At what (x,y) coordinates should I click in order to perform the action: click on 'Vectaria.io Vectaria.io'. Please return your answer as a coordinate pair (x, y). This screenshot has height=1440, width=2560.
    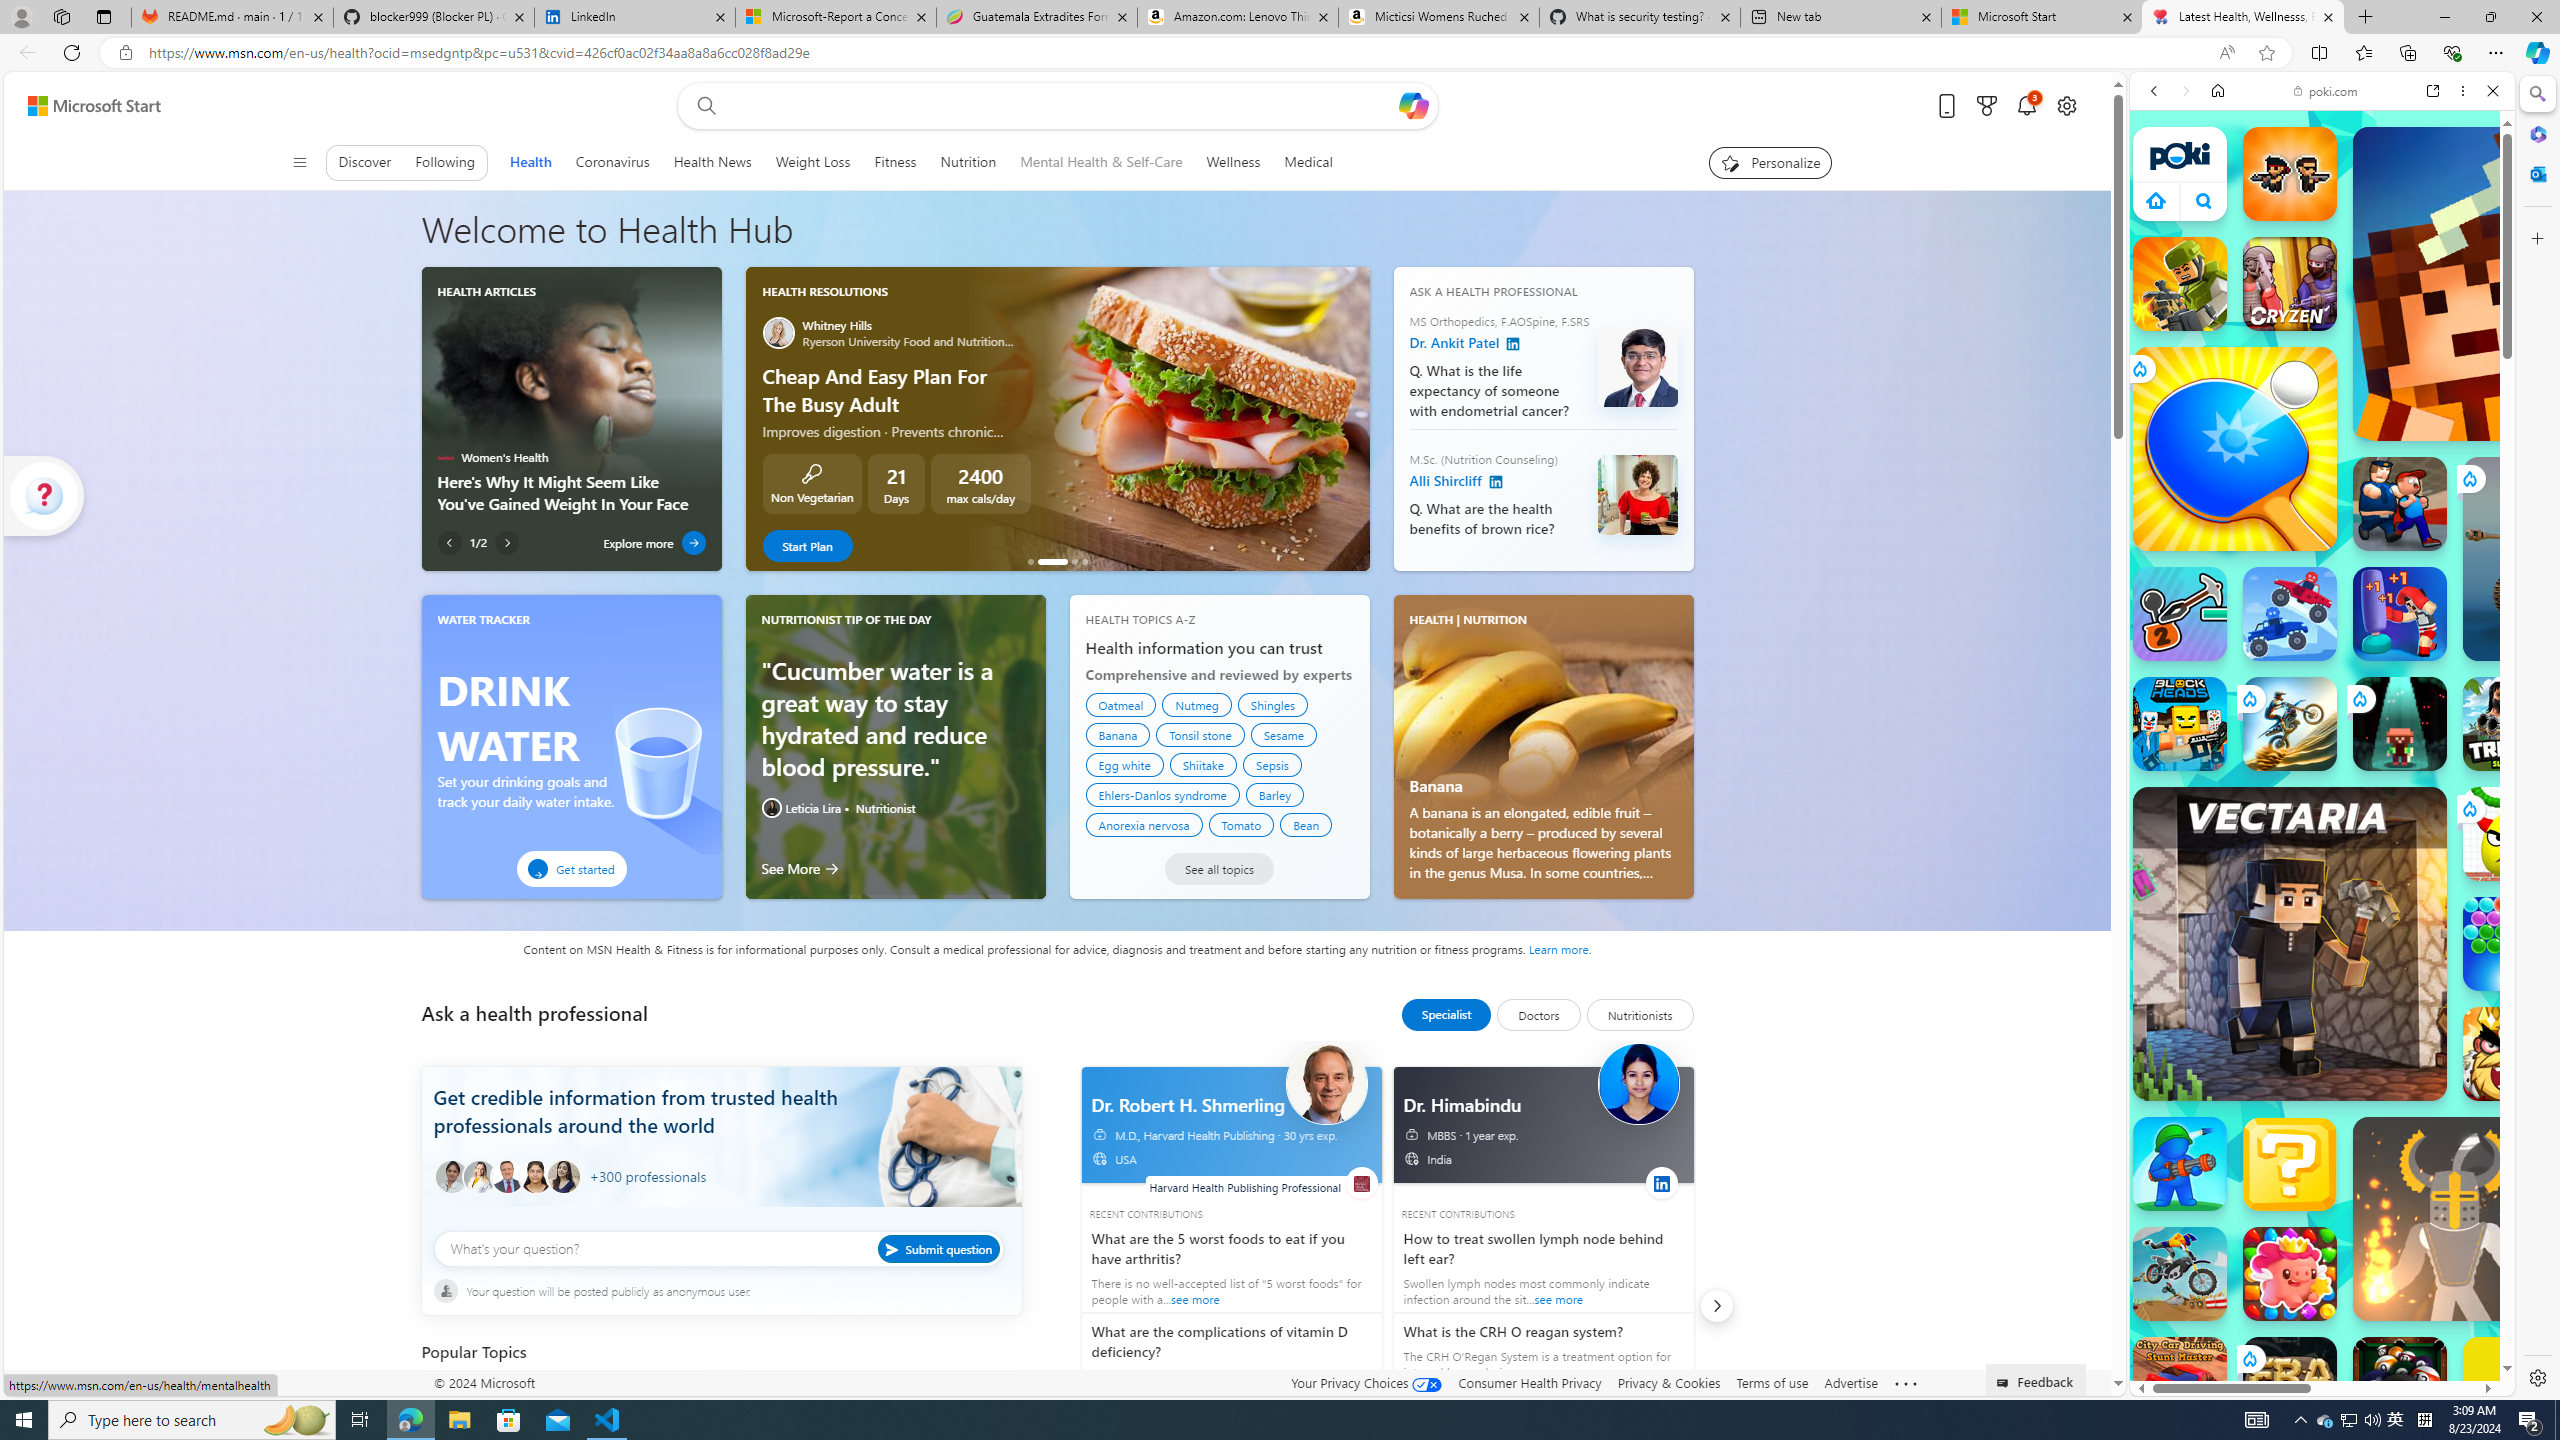
    Looking at the image, I should click on (2288, 943).